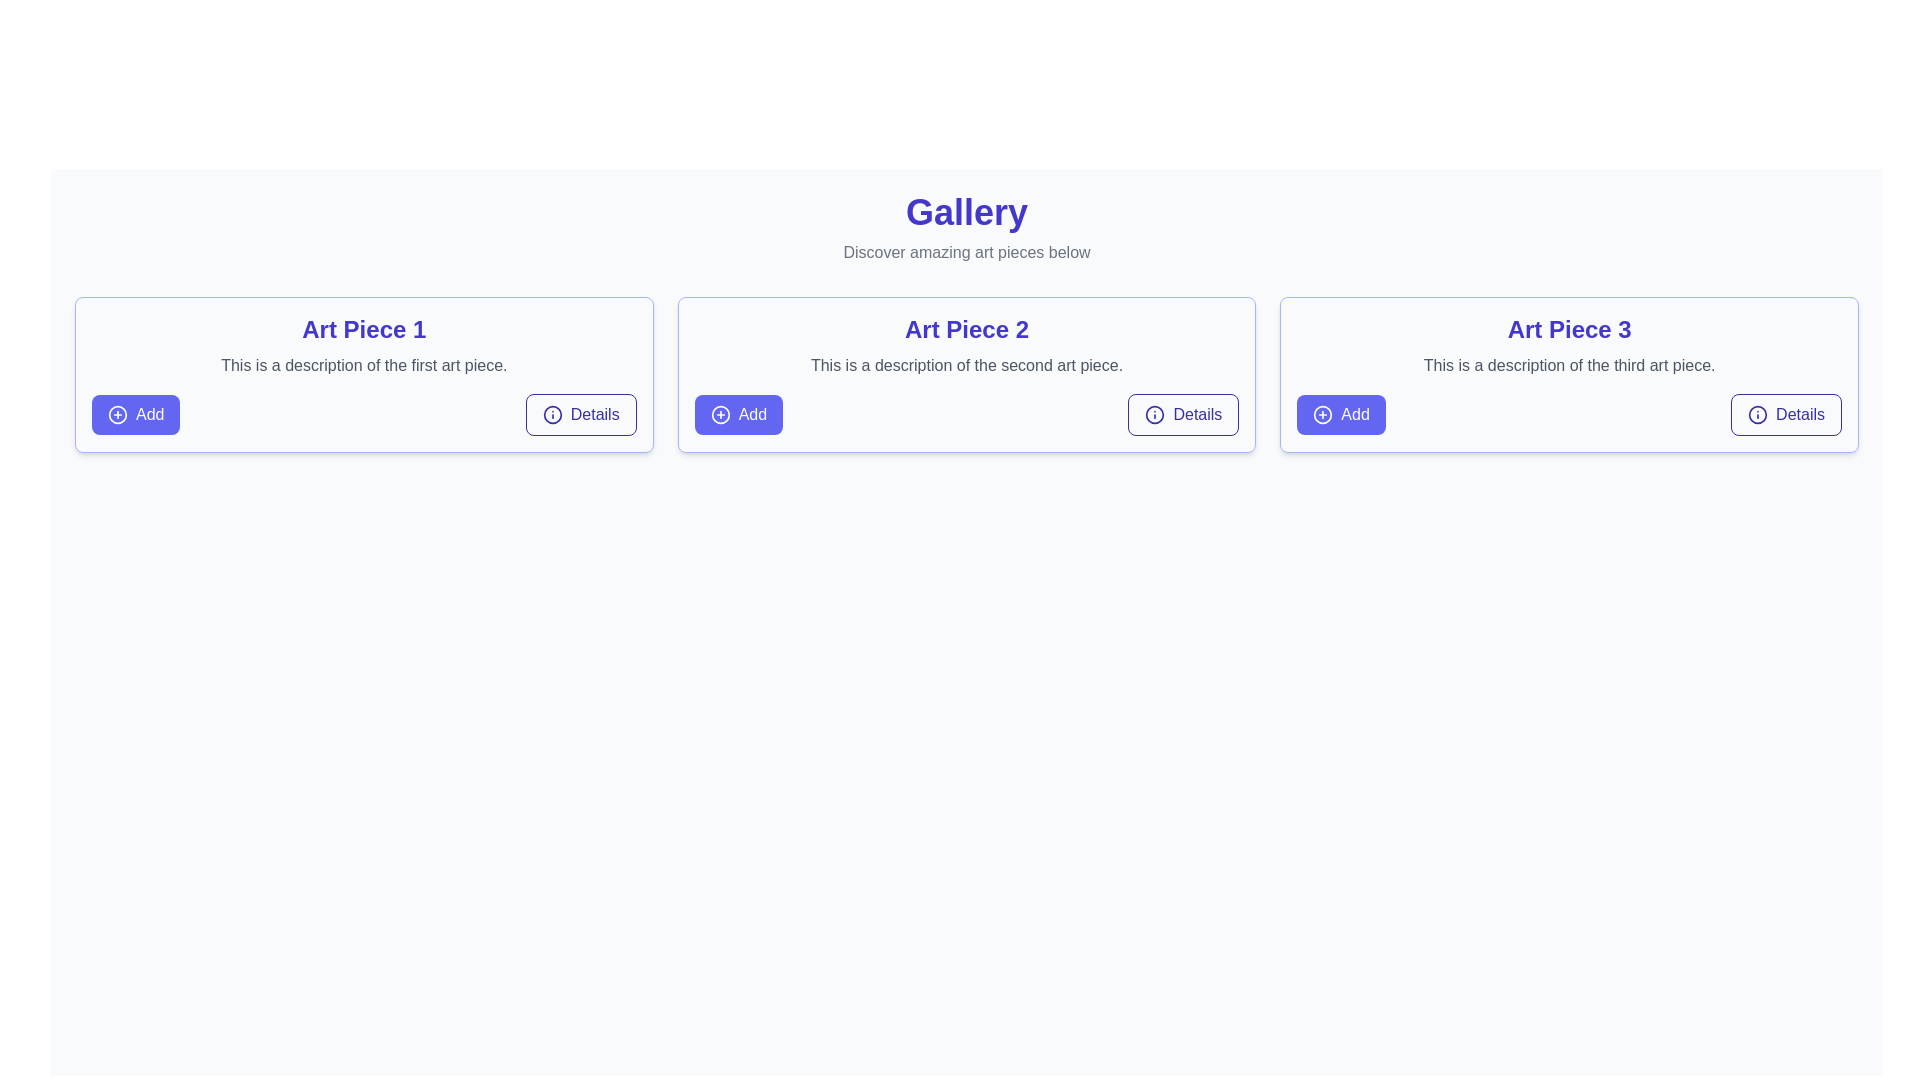 The height and width of the screenshot is (1080, 1920). What do you see at coordinates (1155, 414) in the screenshot?
I see `the information icon inside the 'Details' button of the second art piece card in the middle column` at bounding box center [1155, 414].